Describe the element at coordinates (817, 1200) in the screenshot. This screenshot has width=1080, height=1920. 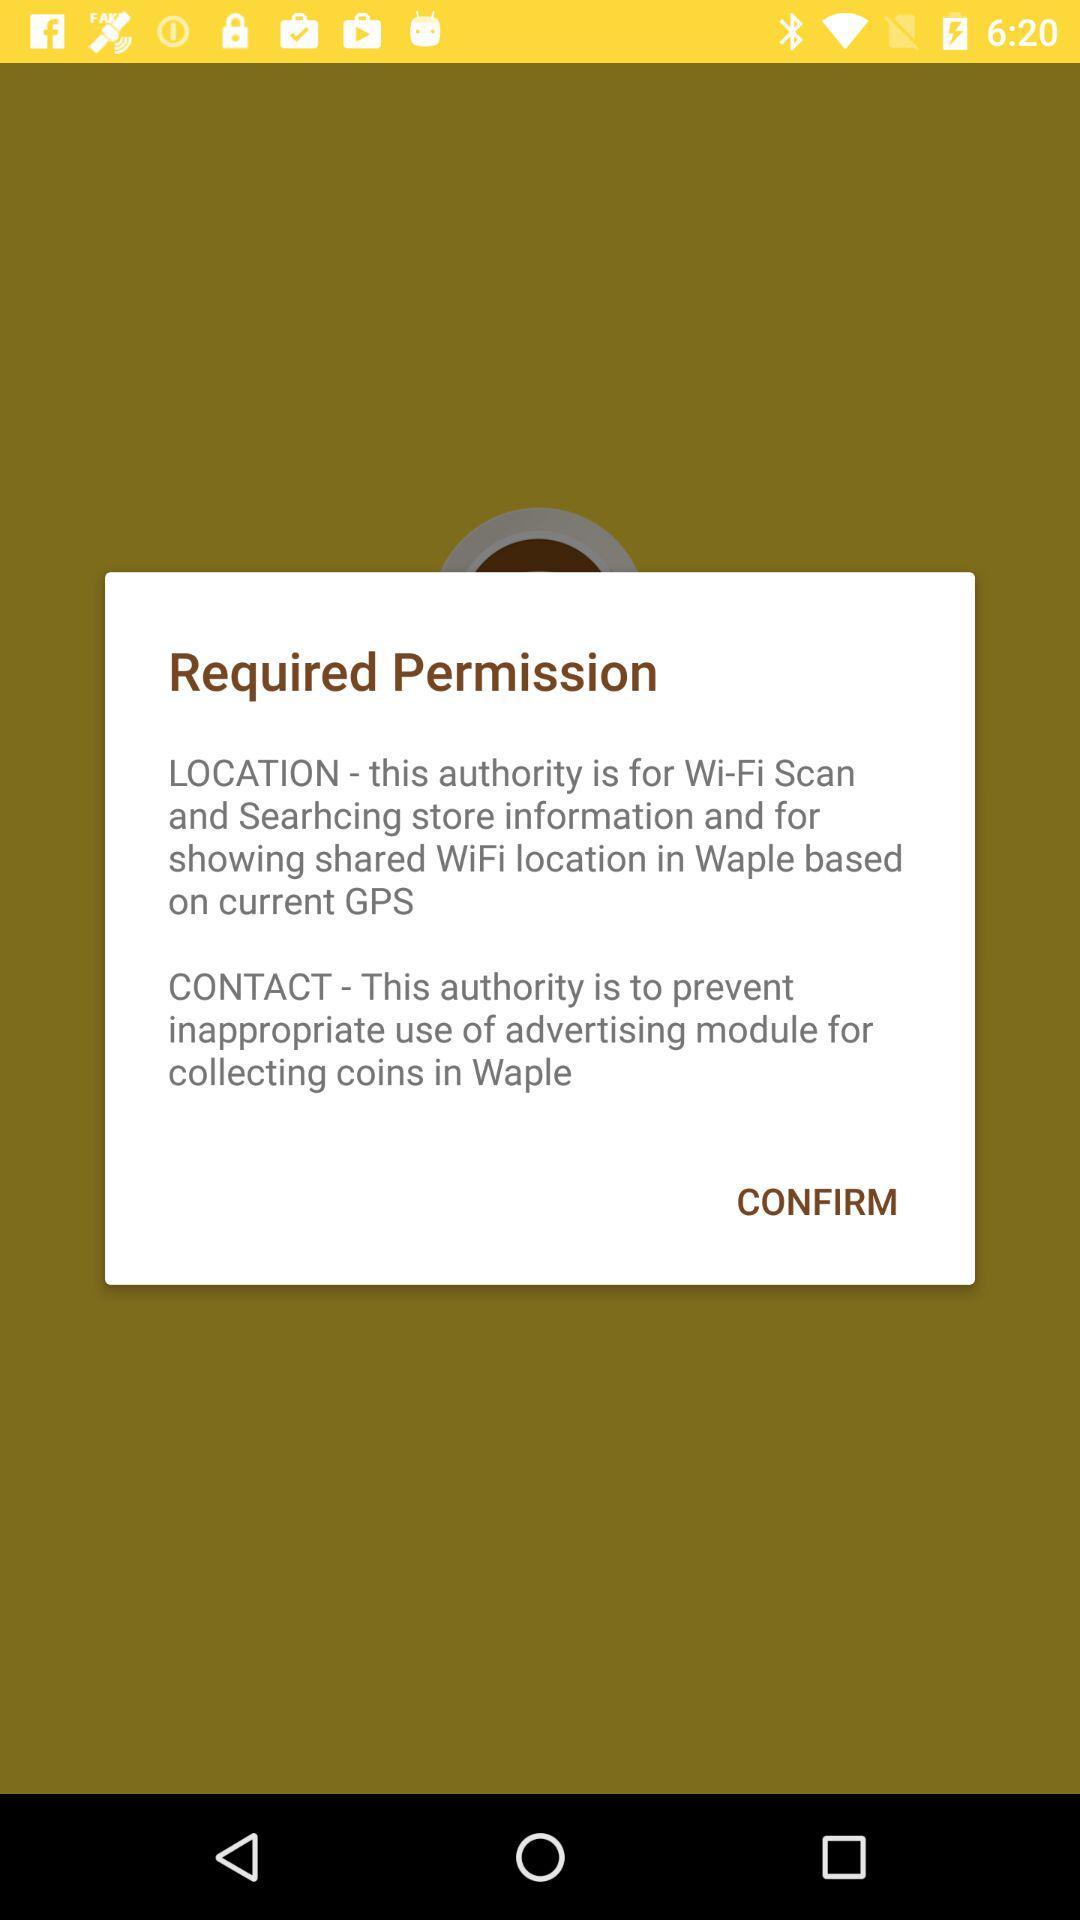
I see `confirm item` at that location.